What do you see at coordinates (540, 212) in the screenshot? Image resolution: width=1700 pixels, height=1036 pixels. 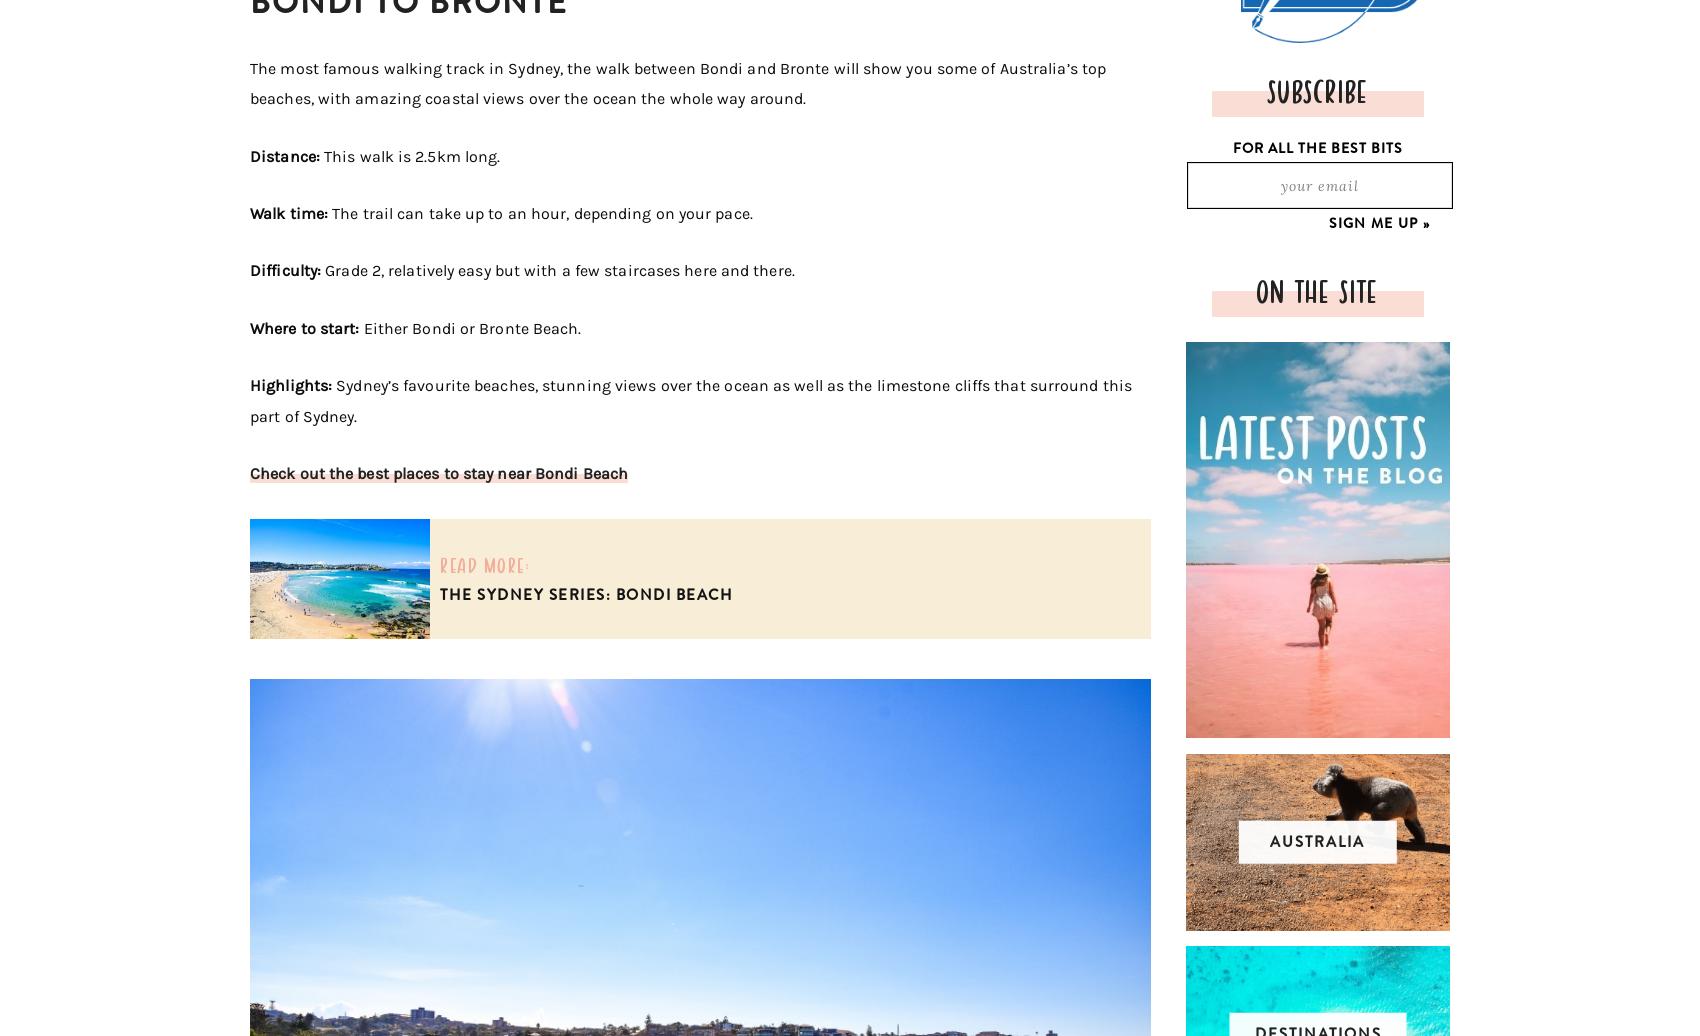 I see `'The trail can take up to an hour, depending on your pace.'` at bounding box center [540, 212].